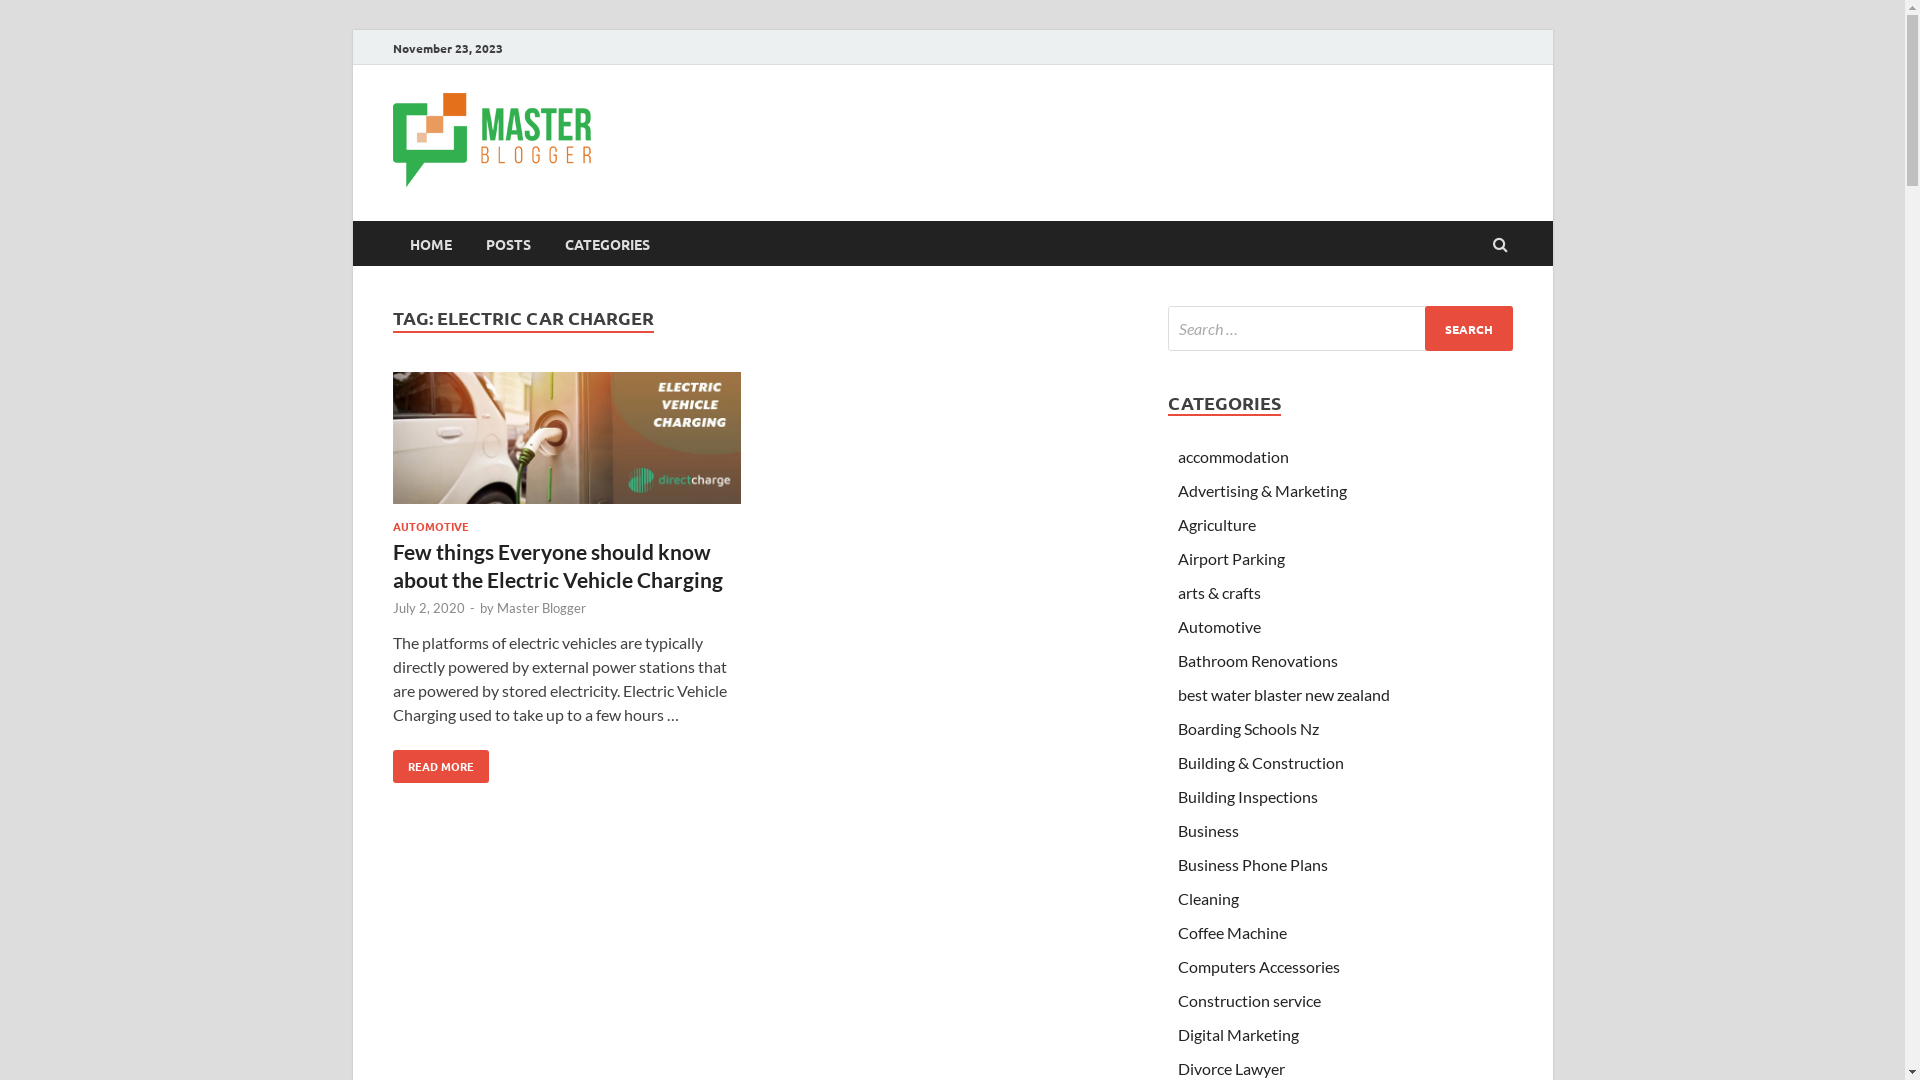 The image size is (1920, 1080). Describe the element at coordinates (1207, 830) in the screenshot. I see `'Business'` at that location.